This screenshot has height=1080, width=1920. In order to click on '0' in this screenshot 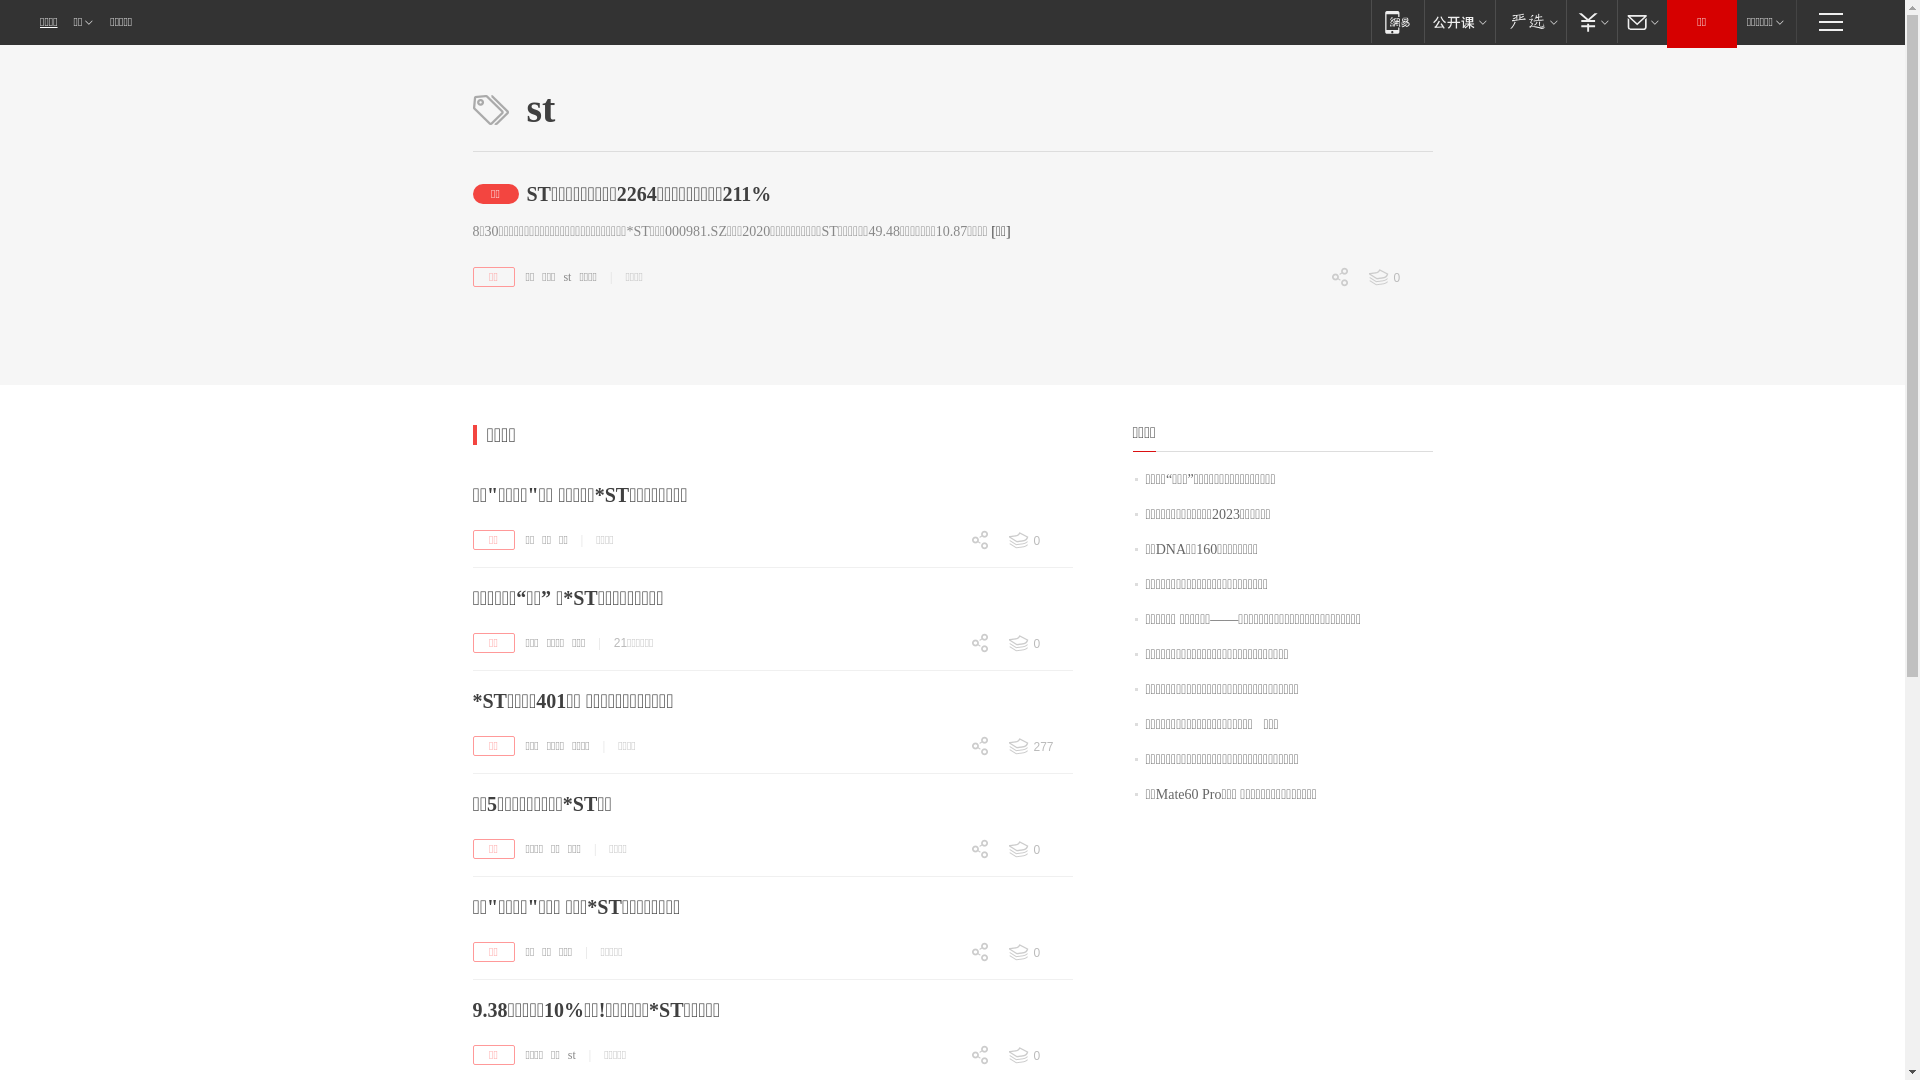, I will do `click(939, 953)`.